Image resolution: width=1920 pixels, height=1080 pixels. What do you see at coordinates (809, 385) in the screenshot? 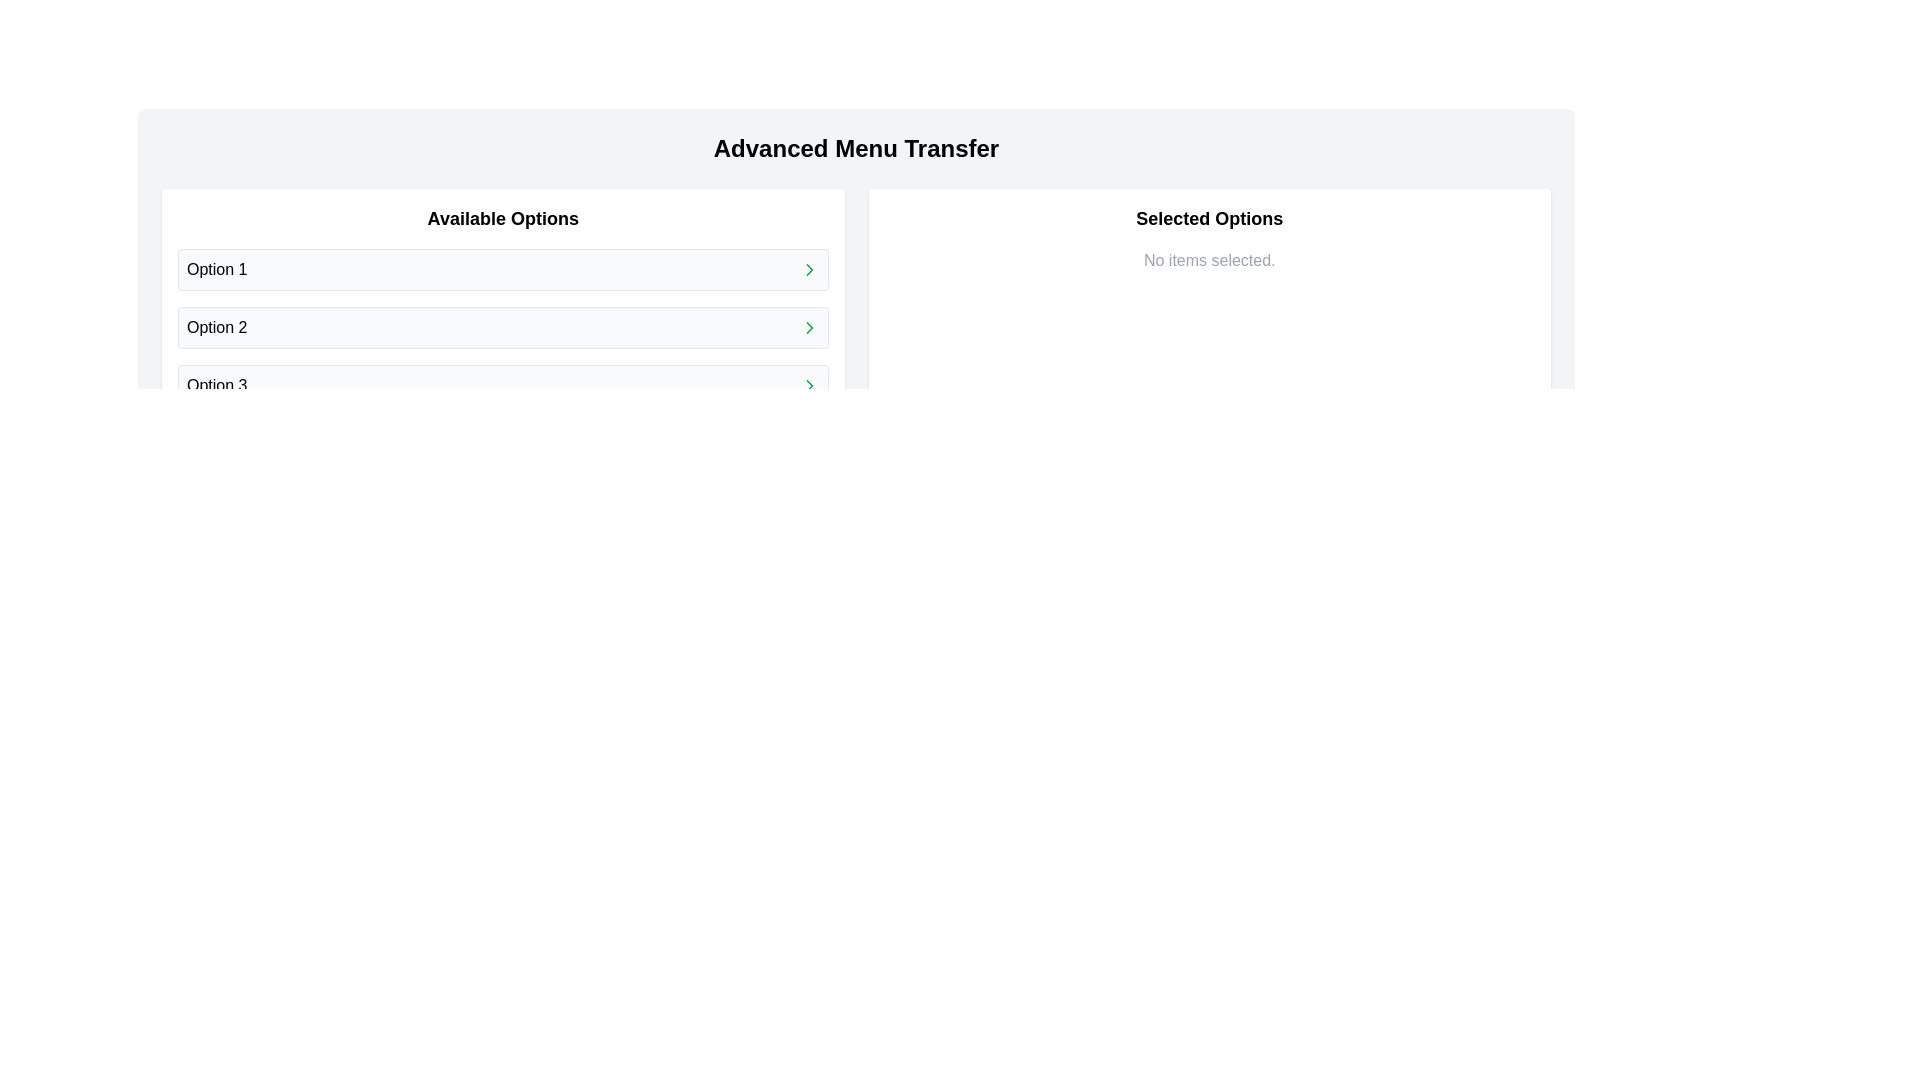
I see `the green right-pointing arrow icon button located at the far right end of the block labeled 'Option 3' in the 'Available Options' column` at bounding box center [809, 385].